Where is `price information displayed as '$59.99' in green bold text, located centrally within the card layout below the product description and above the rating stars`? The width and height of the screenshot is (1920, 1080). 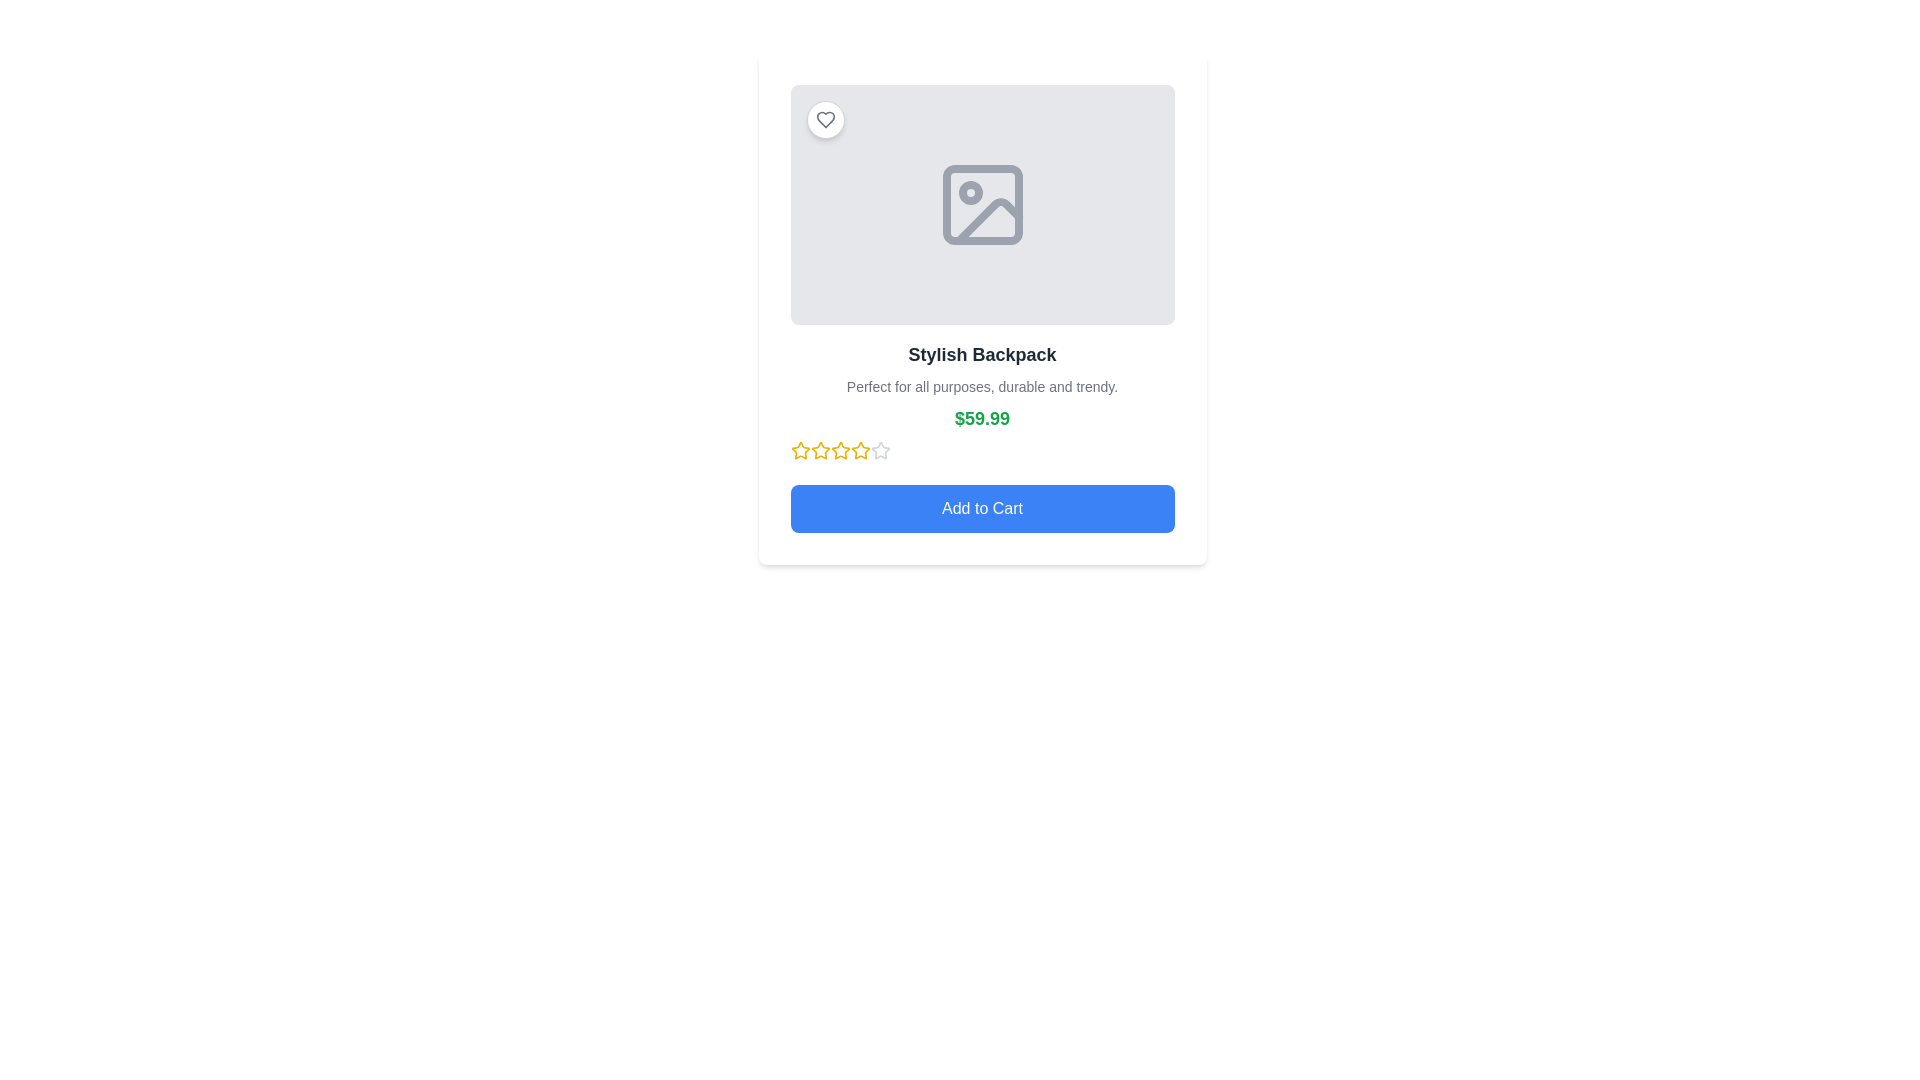 price information displayed as '$59.99' in green bold text, located centrally within the card layout below the product description and above the rating stars is located at coordinates (982, 431).